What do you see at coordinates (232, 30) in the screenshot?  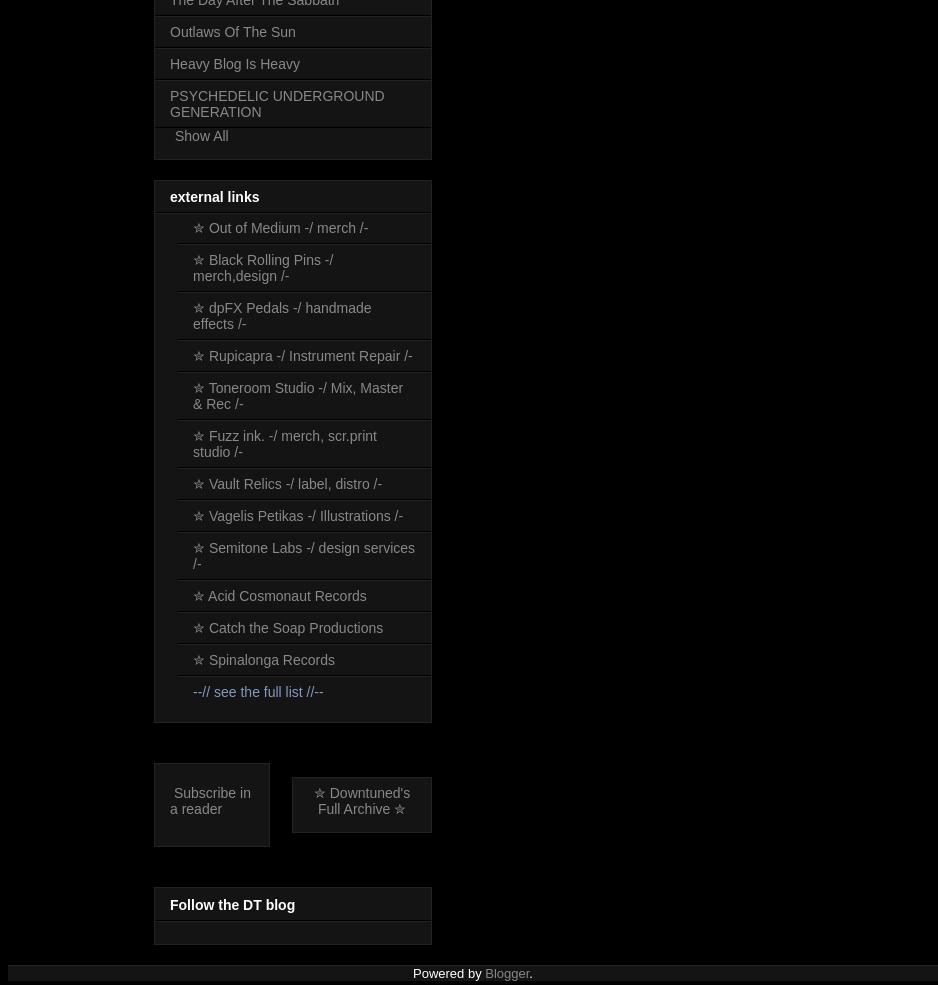 I see `'Outlaws Of The Sun'` at bounding box center [232, 30].